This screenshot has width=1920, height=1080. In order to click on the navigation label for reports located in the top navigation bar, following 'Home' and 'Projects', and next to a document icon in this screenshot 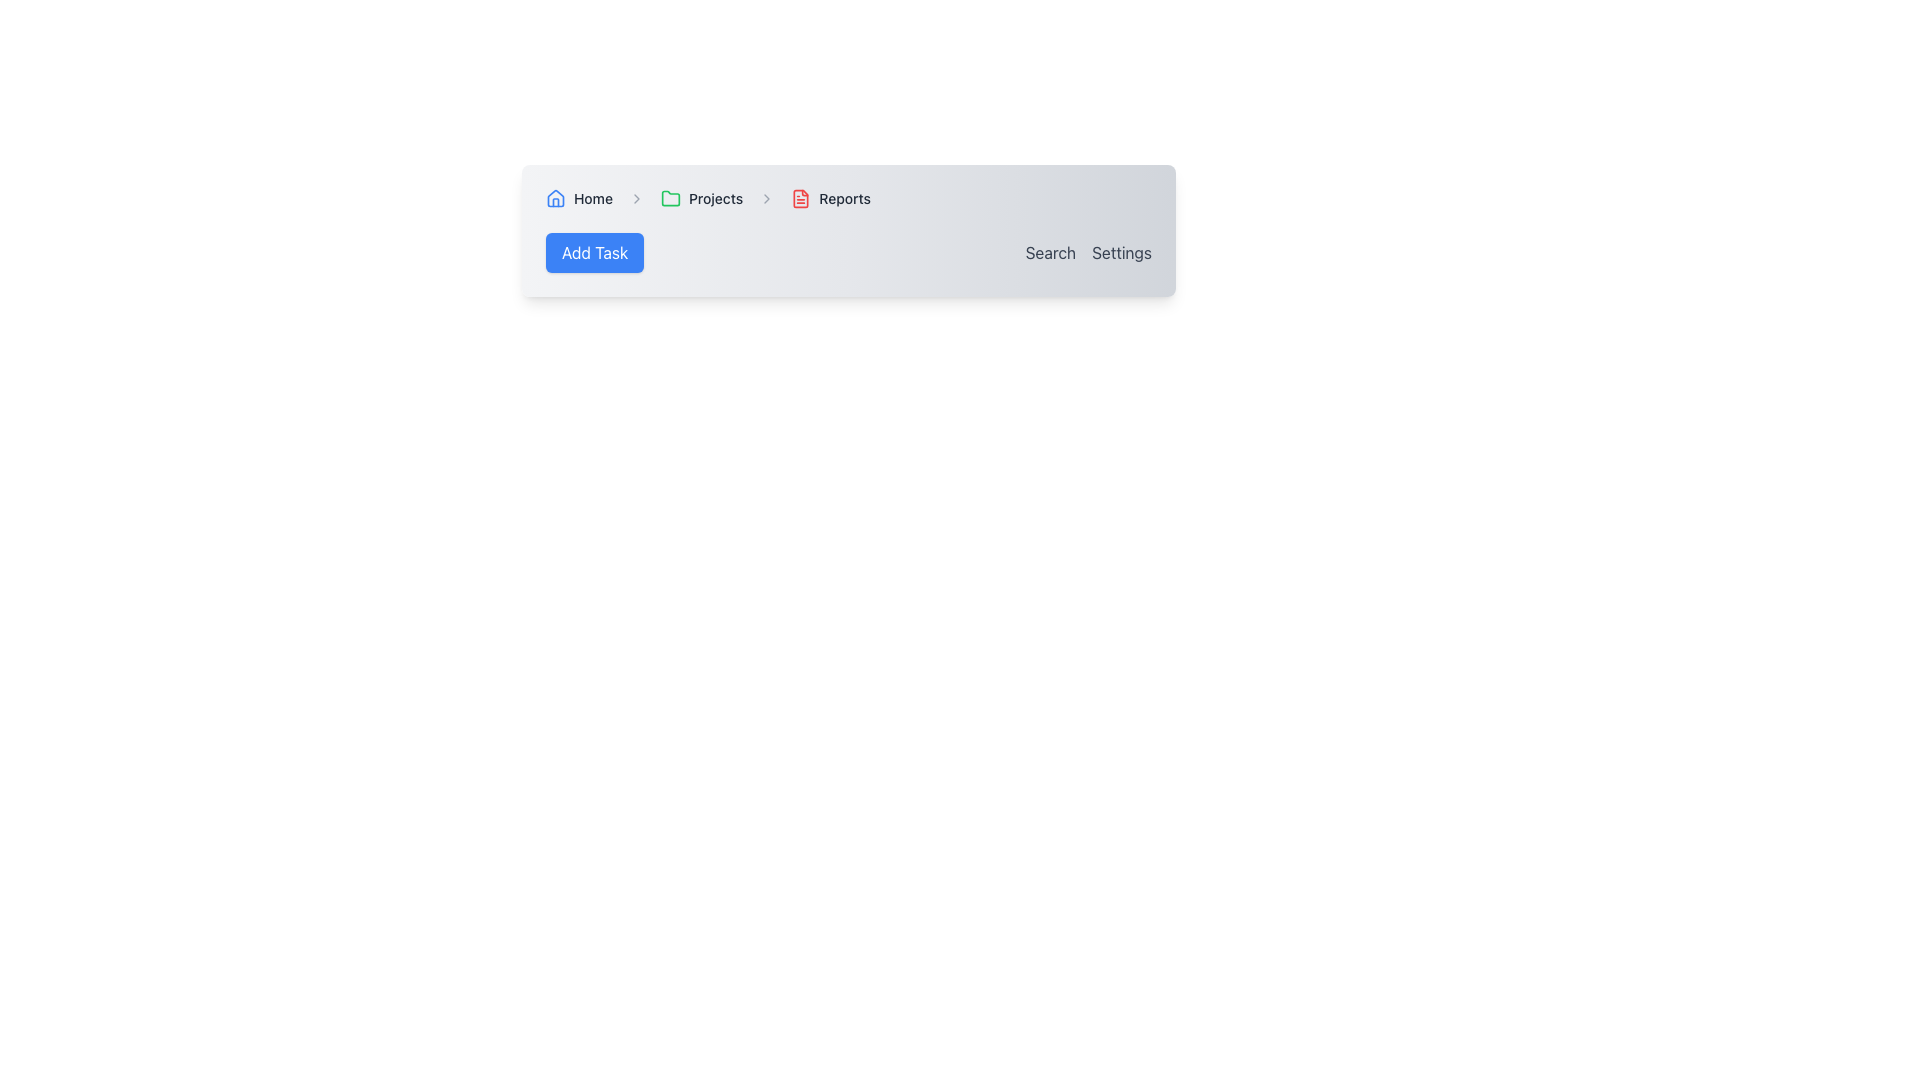, I will do `click(845, 199)`.